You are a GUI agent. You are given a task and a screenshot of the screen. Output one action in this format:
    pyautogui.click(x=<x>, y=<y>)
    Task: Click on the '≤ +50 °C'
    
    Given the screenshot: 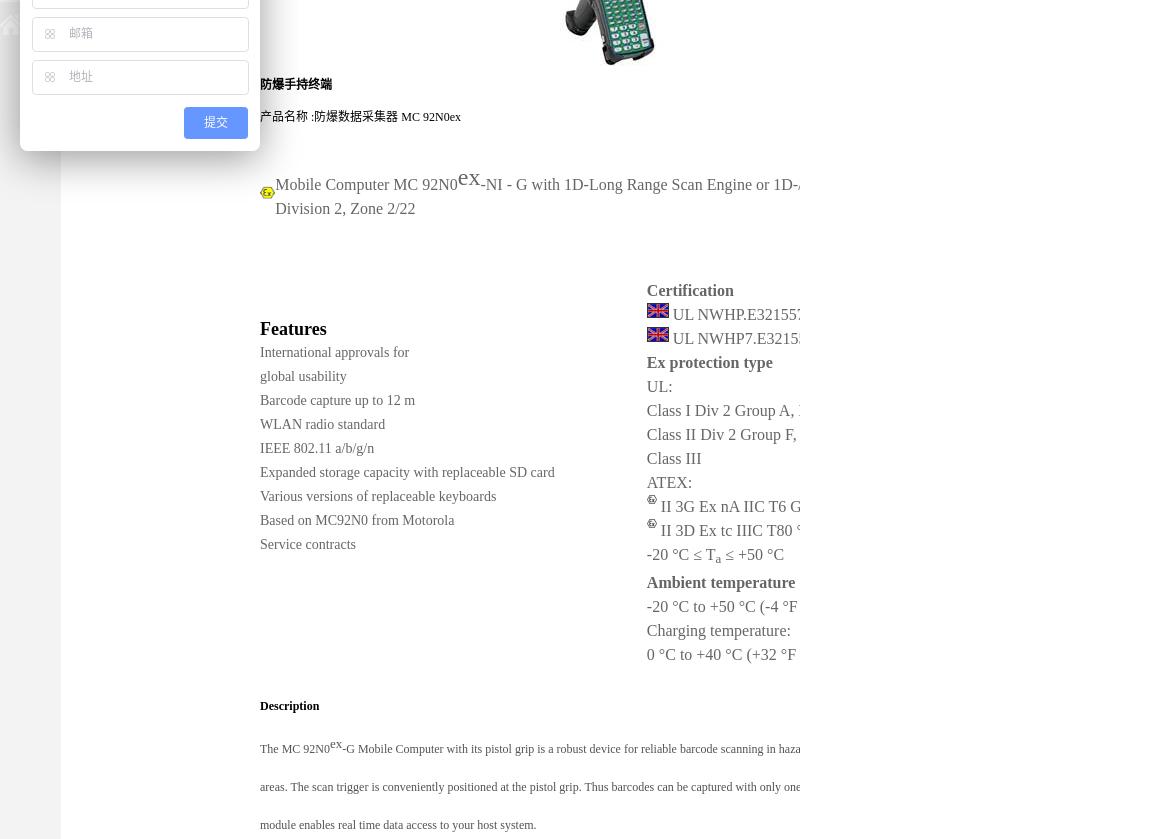 What is the action you would take?
    pyautogui.click(x=720, y=553)
    